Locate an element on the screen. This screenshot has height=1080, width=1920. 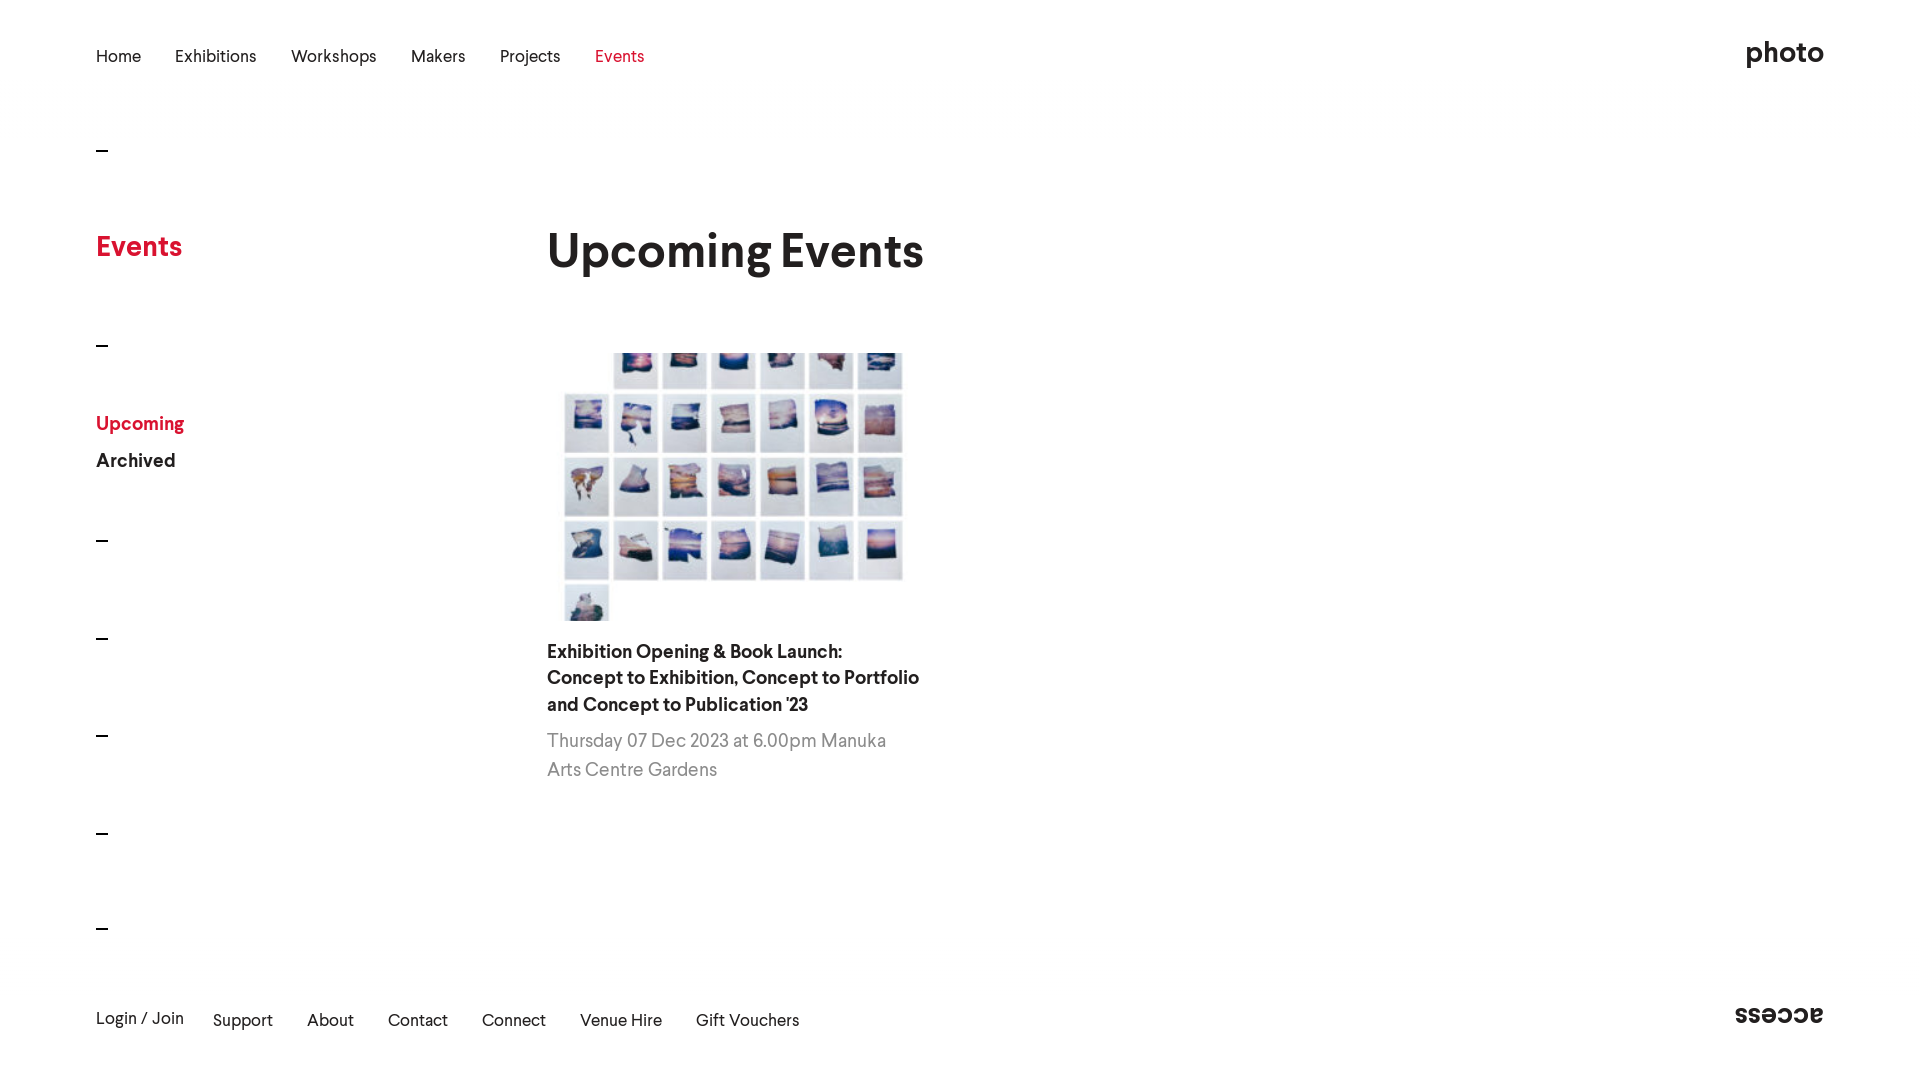
'Upcoming' is located at coordinates (138, 423).